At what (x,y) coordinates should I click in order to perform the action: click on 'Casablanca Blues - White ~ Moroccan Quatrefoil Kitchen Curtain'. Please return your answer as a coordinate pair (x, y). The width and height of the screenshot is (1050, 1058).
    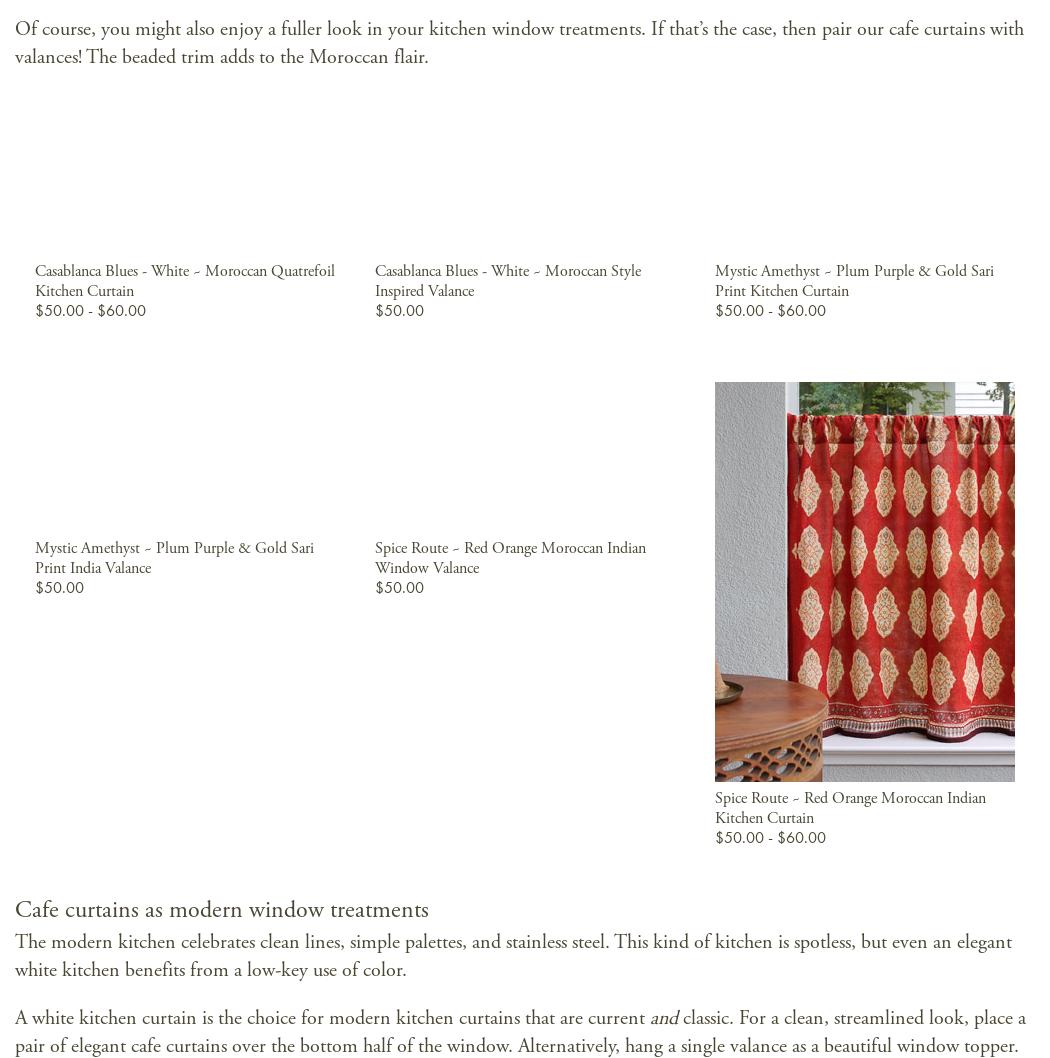
    Looking at the image, I should click on (183, 279).